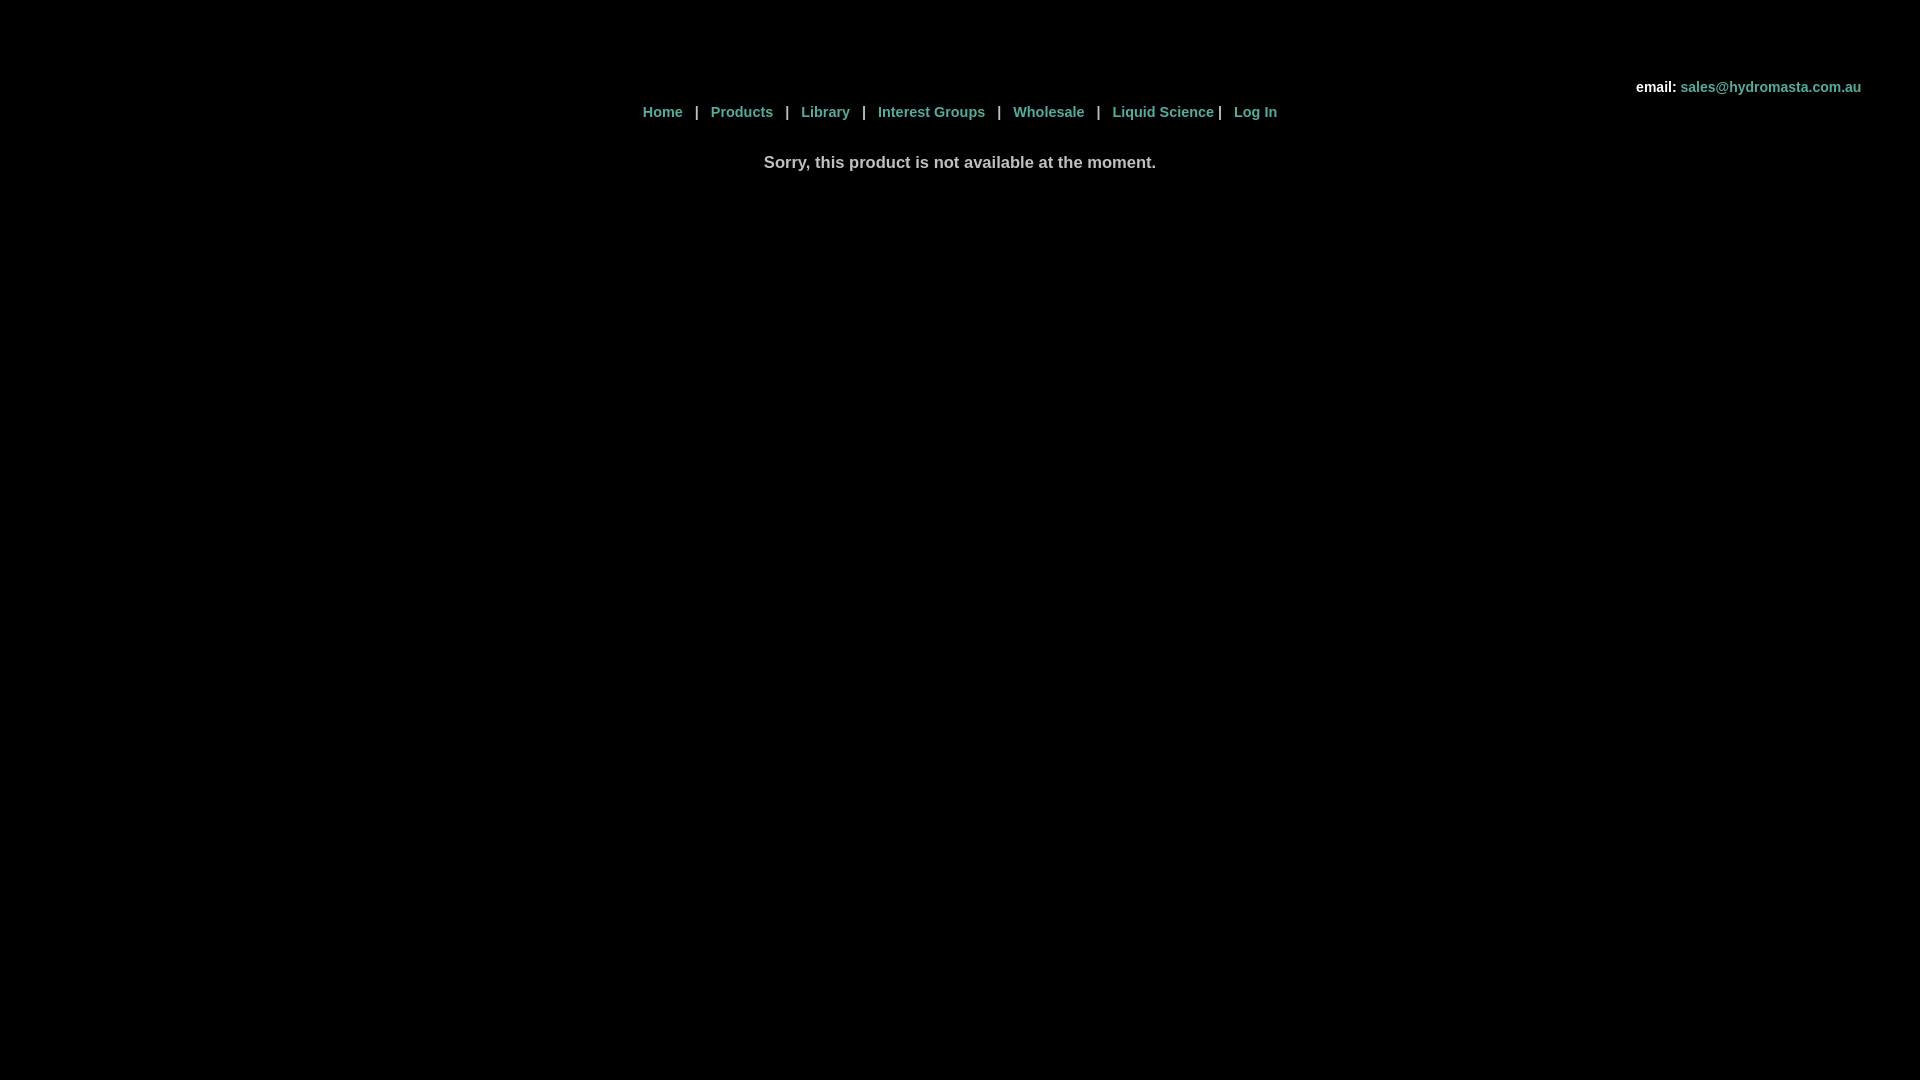 This screenshot has width=1920, height=1080. Describe the element at coordinates (1158, 111) in the screenshot. I see `'  Liquid Science'` at that location.